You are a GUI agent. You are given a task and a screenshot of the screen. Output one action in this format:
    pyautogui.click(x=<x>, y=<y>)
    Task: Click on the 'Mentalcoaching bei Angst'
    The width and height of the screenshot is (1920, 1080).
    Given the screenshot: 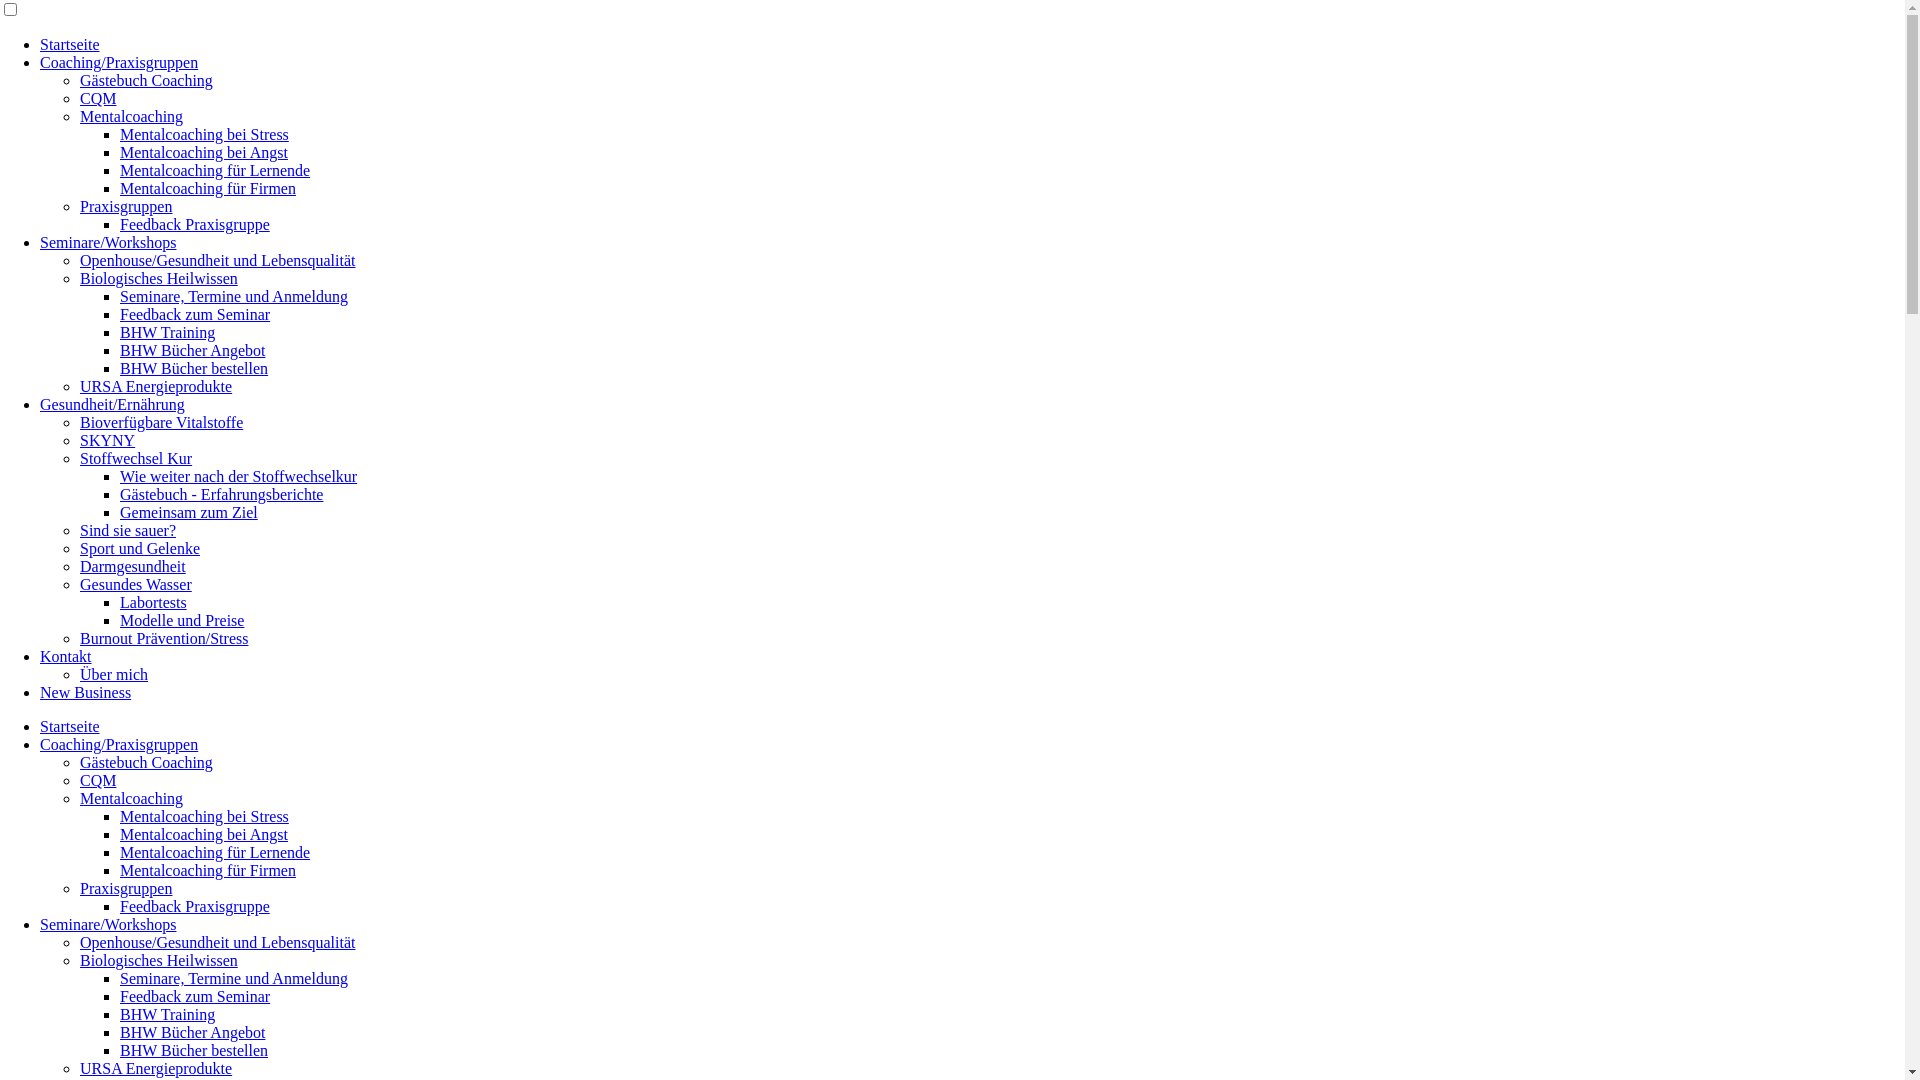 What is the action you would take?
    pyautogui.click(x=203, y=151)
    